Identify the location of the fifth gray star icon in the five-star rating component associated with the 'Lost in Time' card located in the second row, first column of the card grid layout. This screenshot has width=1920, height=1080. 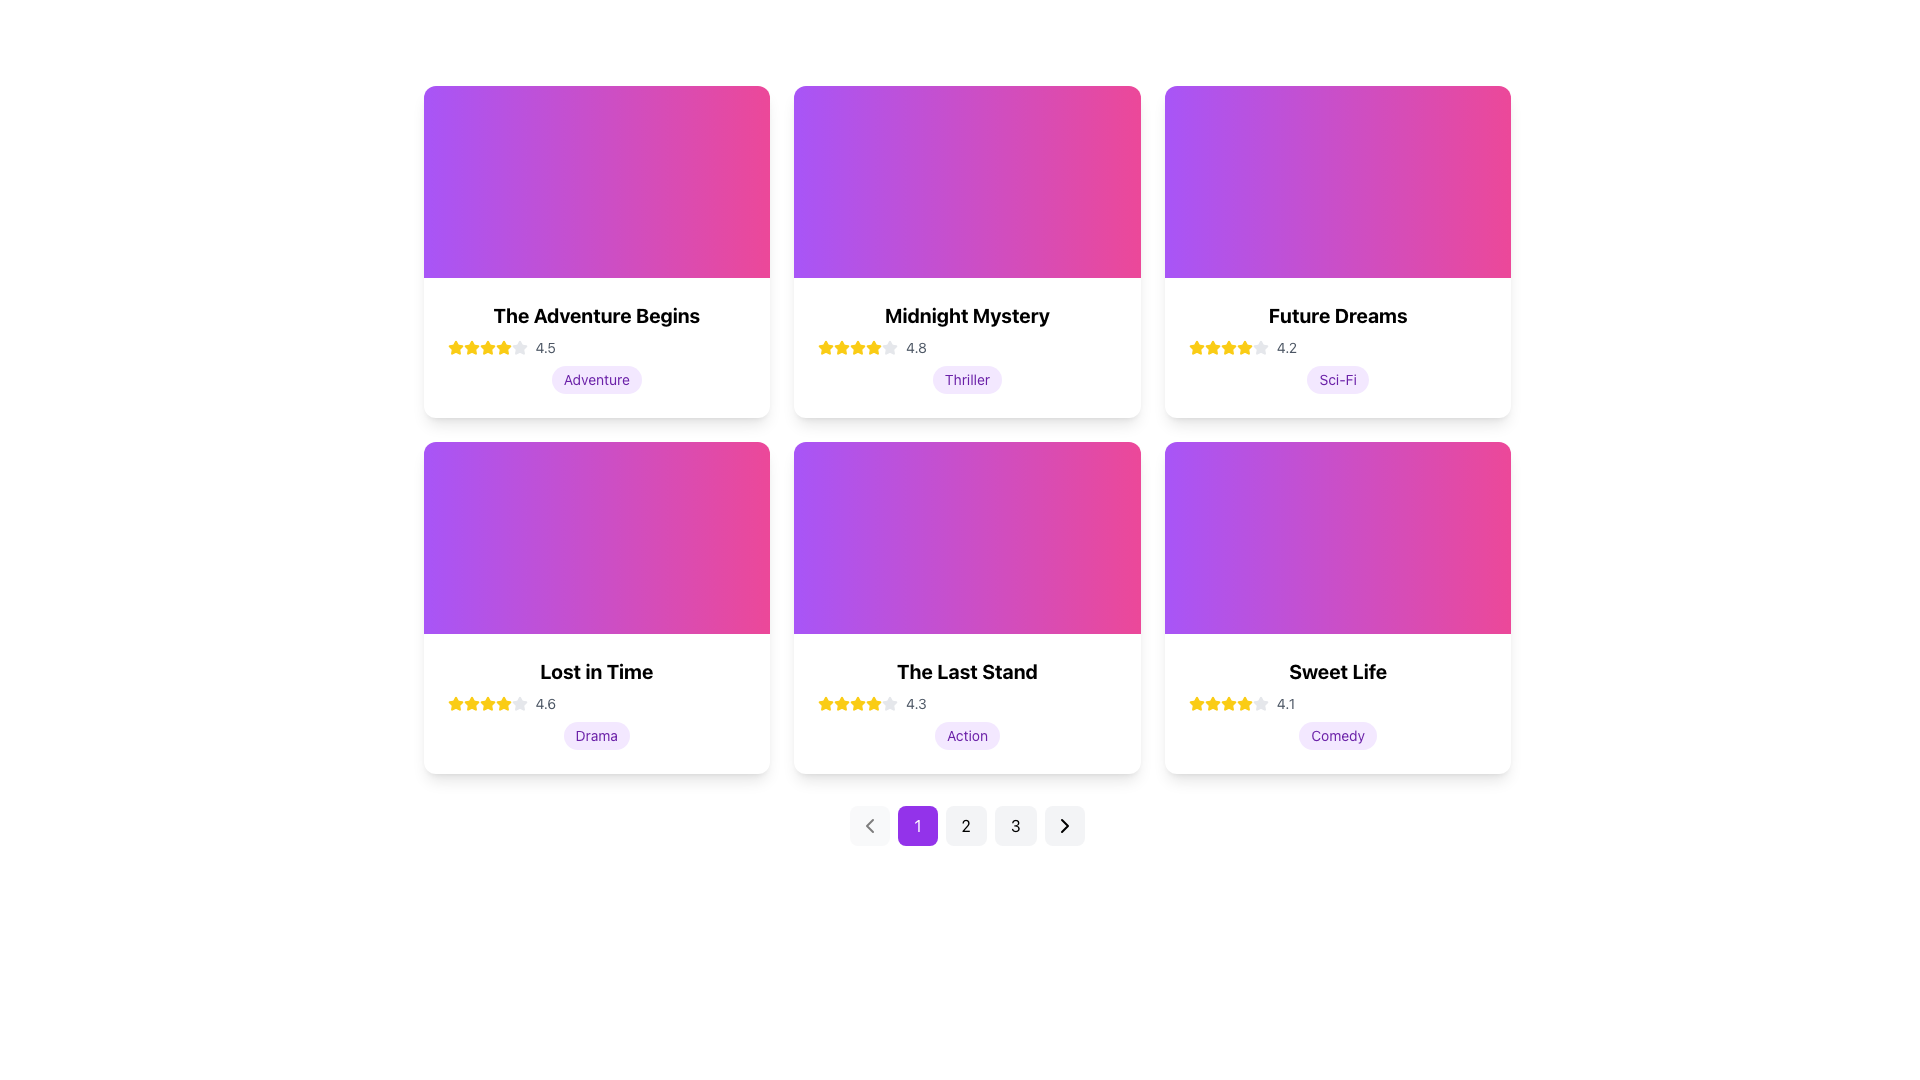
(519, 703).